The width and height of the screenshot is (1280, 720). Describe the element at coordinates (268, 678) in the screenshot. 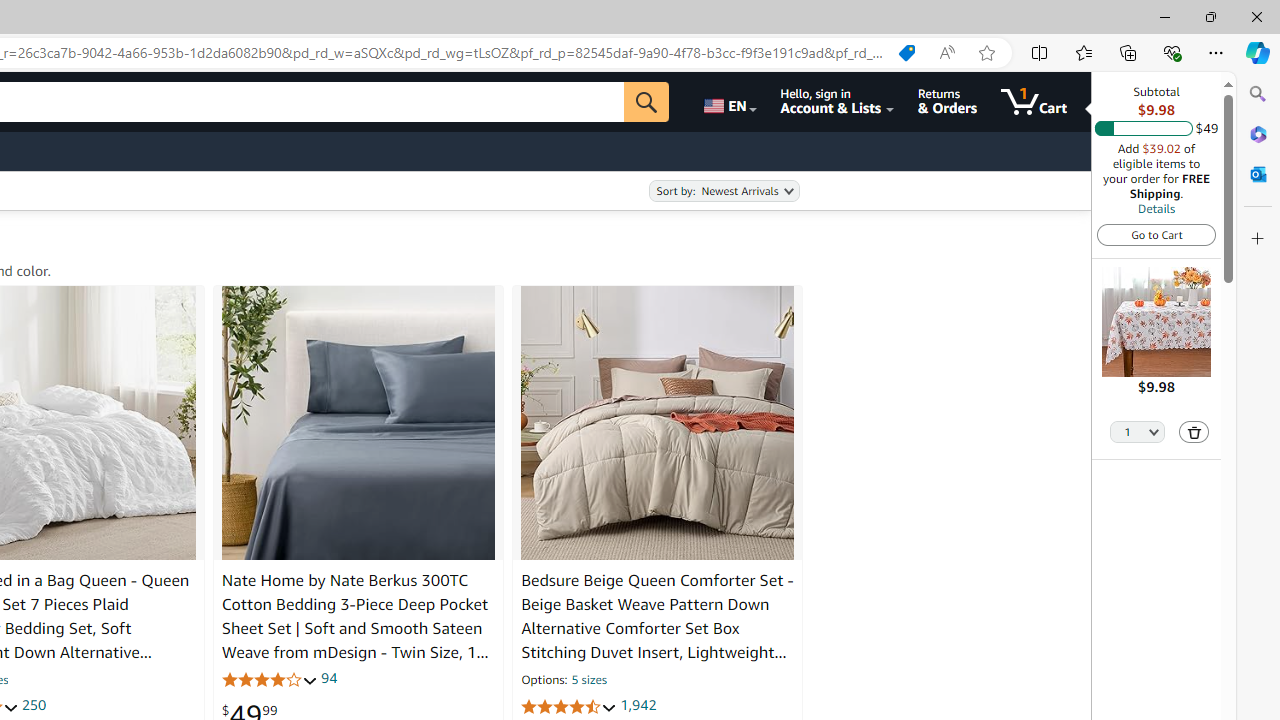

I see `'3.9 out of 5 stars'` at that location.